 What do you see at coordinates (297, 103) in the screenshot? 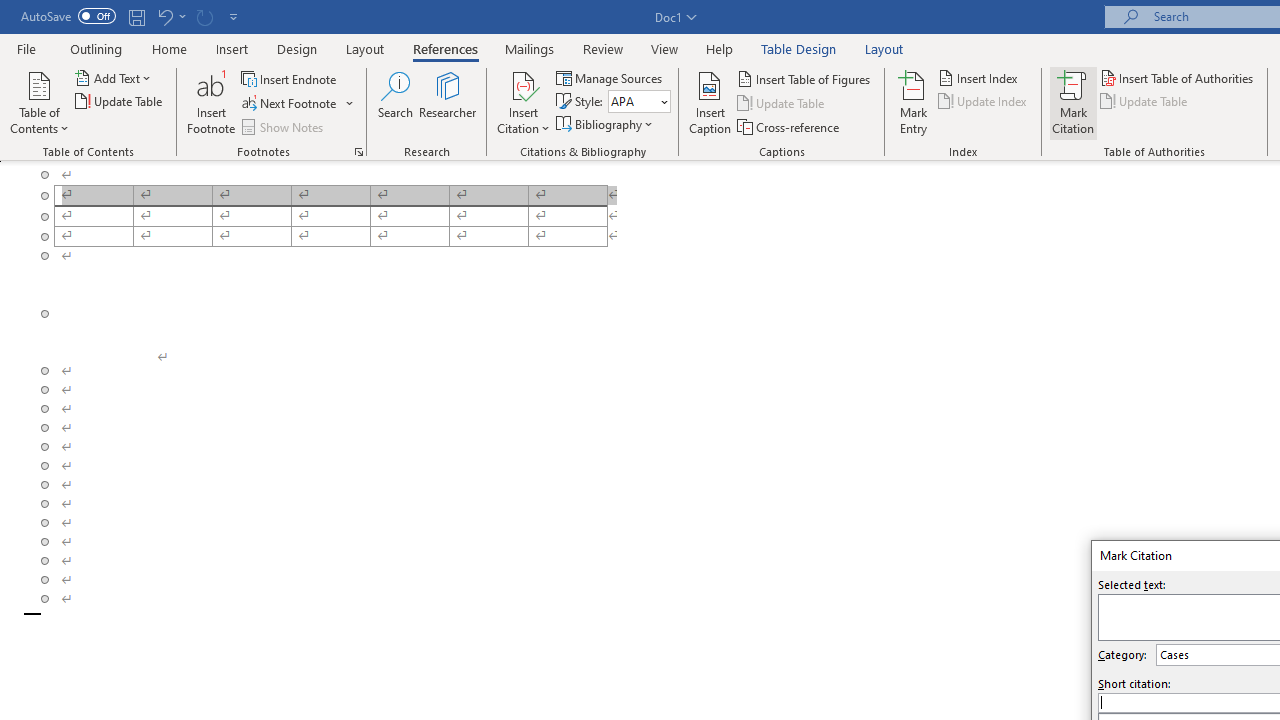
I see `'Next Footnote'` at bounding box center [297, 103].